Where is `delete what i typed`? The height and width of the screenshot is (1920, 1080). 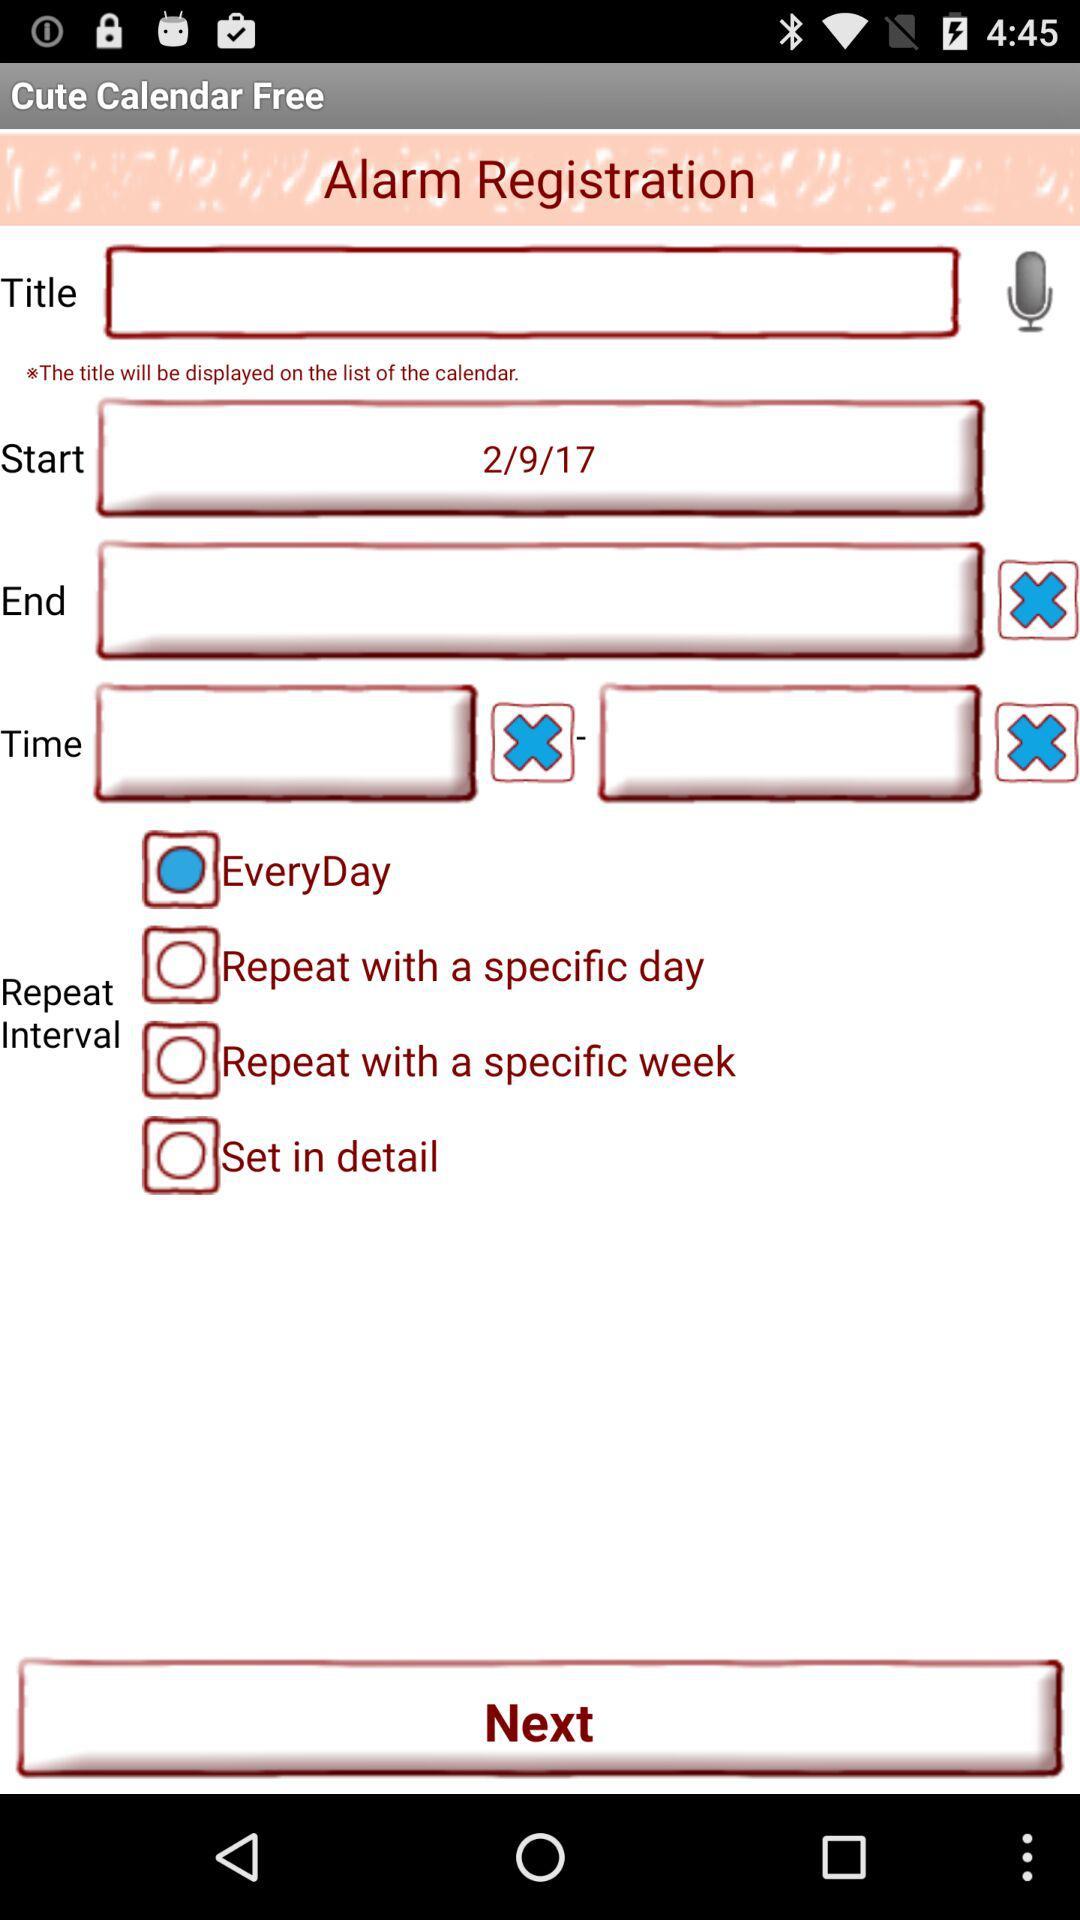
delete what i typed is located at coordinates (531, 741).